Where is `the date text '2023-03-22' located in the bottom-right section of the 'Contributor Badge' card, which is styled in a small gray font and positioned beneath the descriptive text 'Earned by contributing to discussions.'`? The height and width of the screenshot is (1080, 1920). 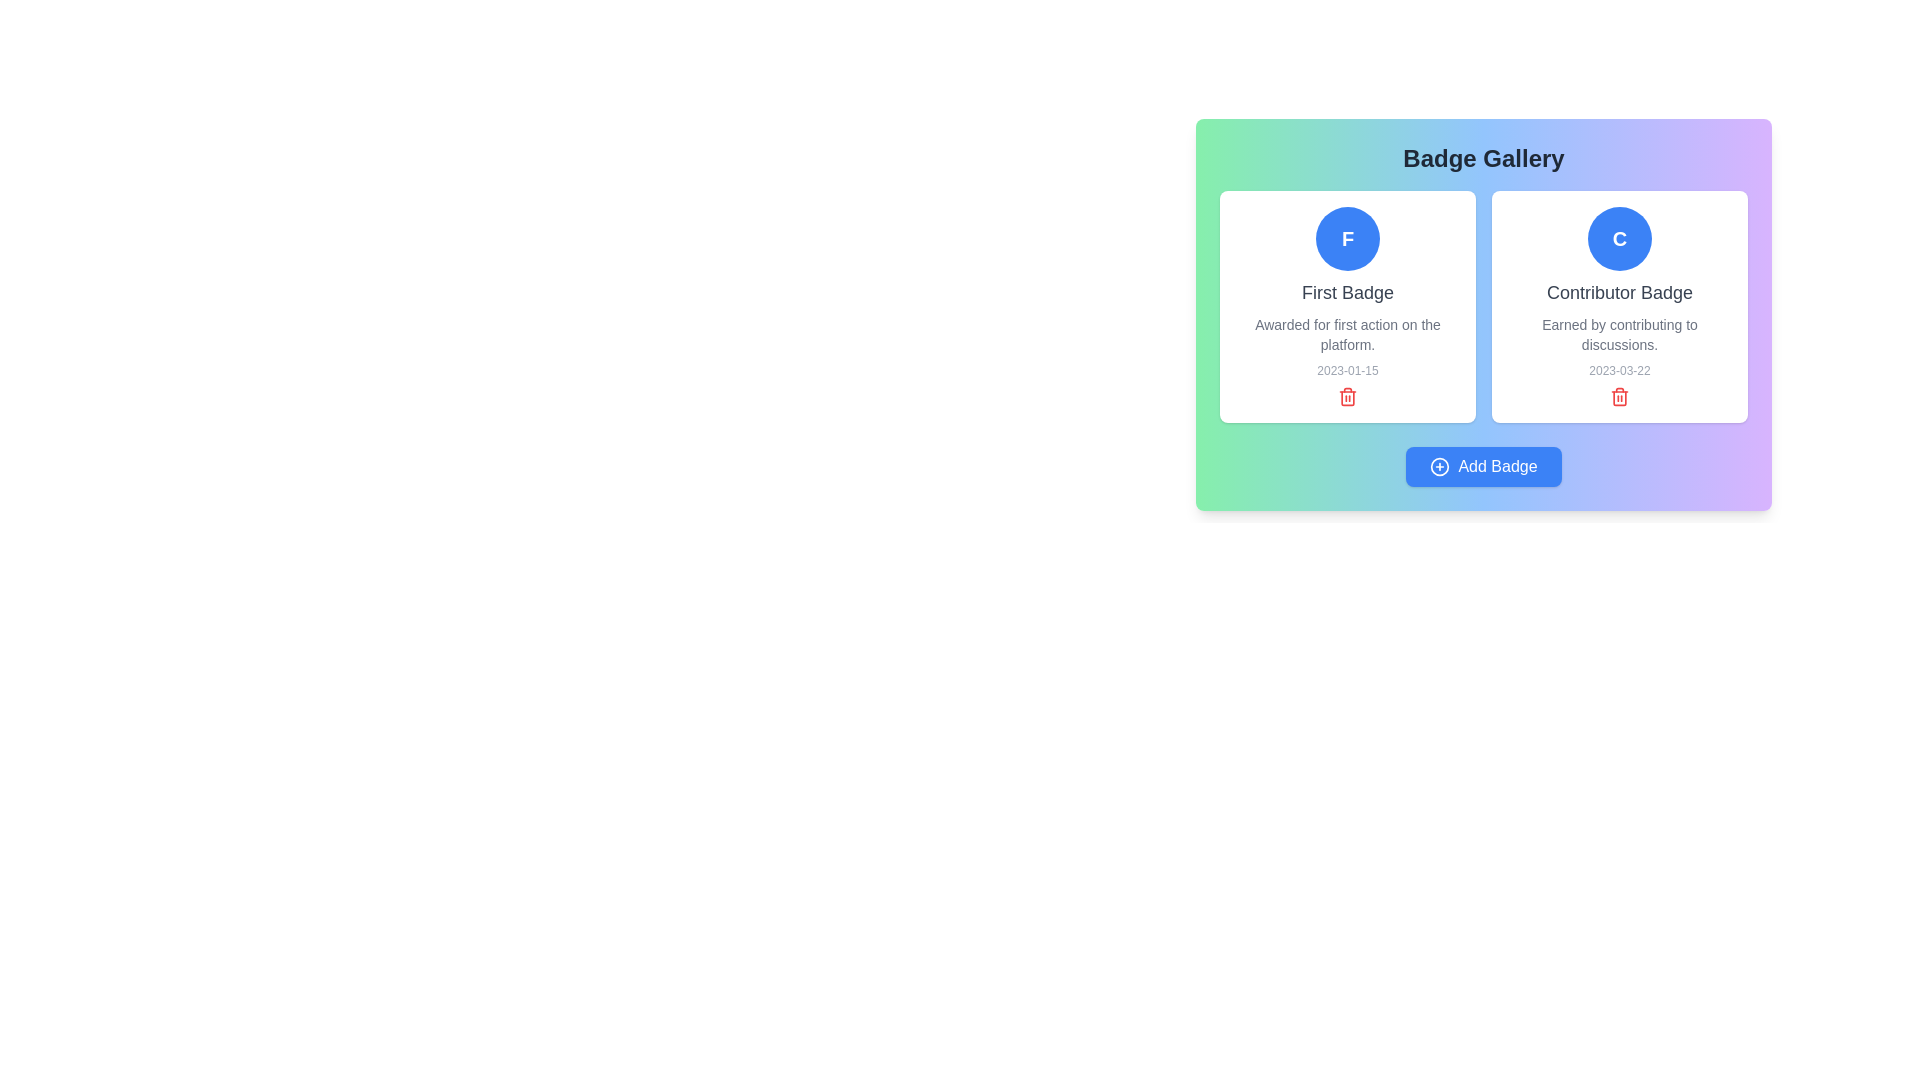
the date text '2023-03-22' located in the bottom-right section of the 'Contributor Badge' card, which is styled in a small gray font and positioned beneath the descriptive text 'Earned by contributing to discussions.' is located at coordinates (1619, 370).